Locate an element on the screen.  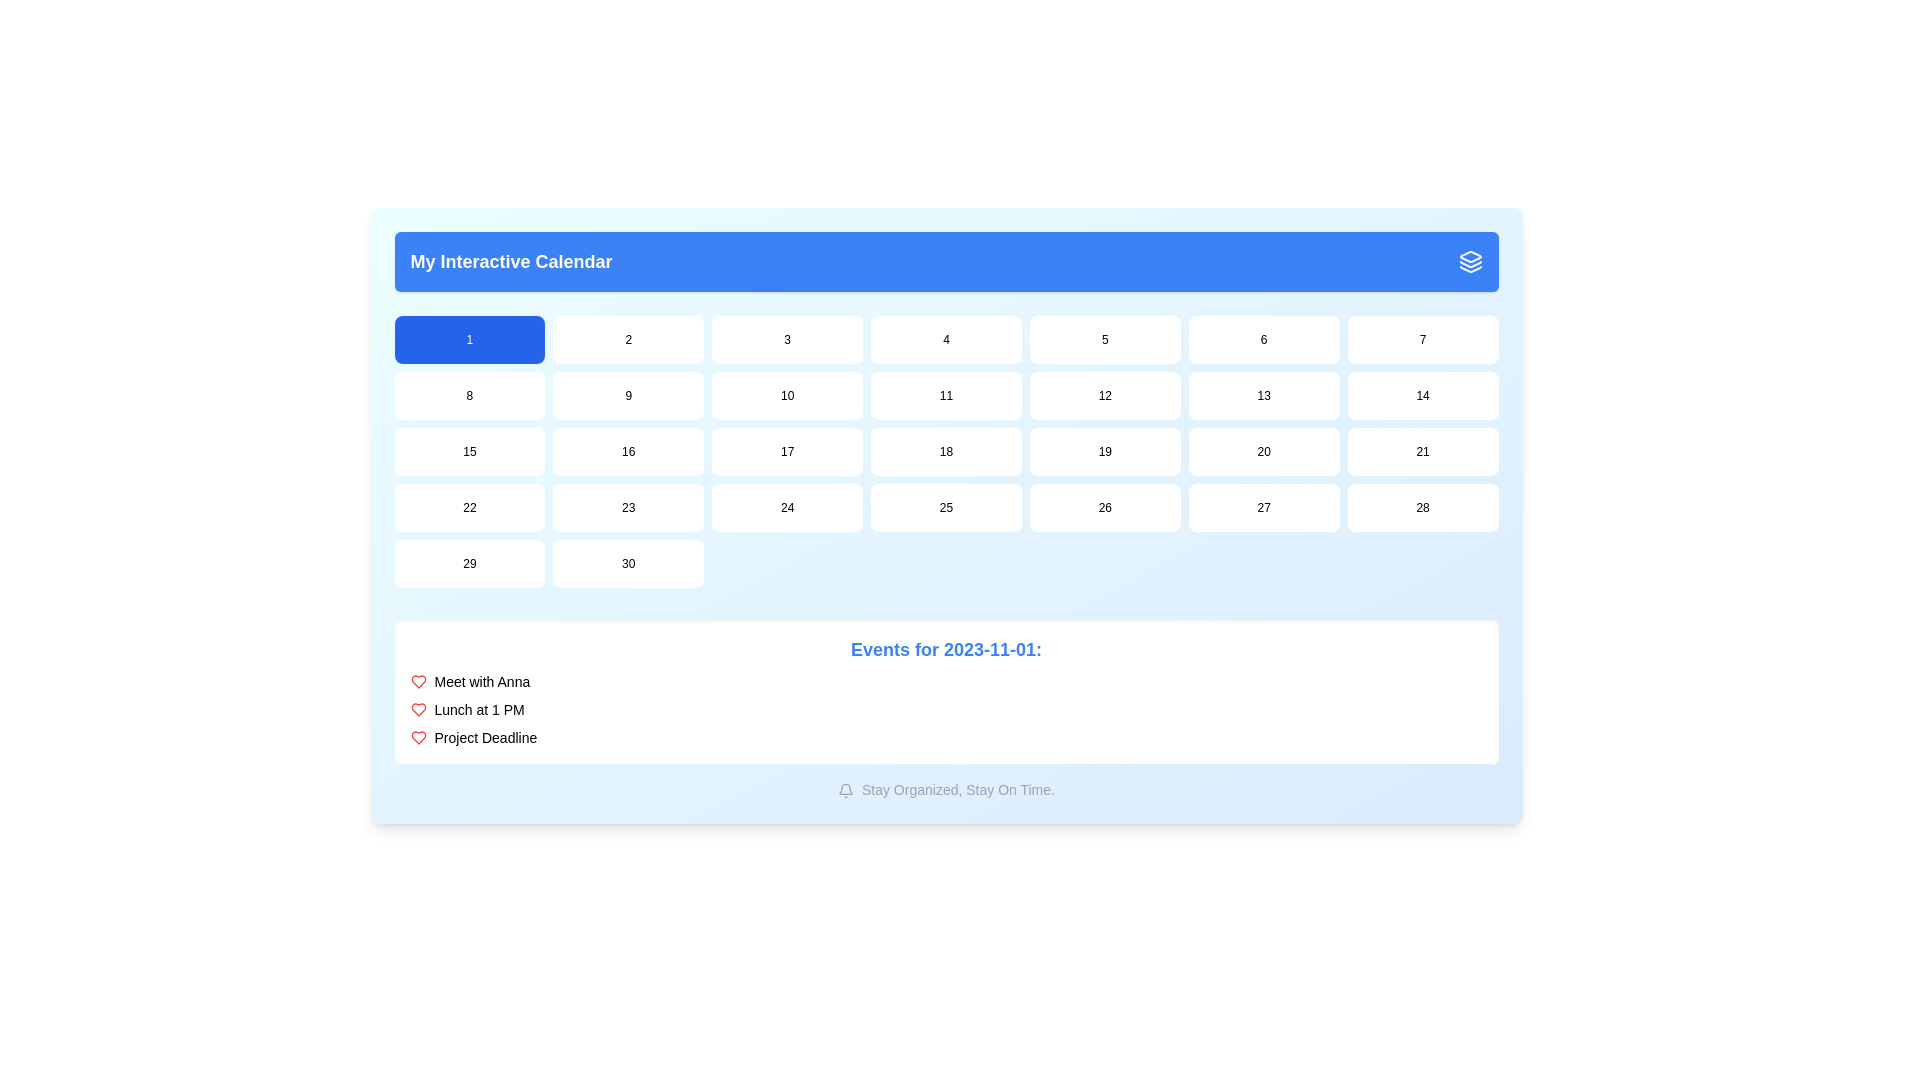
the interactive calendar date selector button labeled '11' located in the 4th column of the 2nd row of the grid layout is located at coordinates (945, 396).